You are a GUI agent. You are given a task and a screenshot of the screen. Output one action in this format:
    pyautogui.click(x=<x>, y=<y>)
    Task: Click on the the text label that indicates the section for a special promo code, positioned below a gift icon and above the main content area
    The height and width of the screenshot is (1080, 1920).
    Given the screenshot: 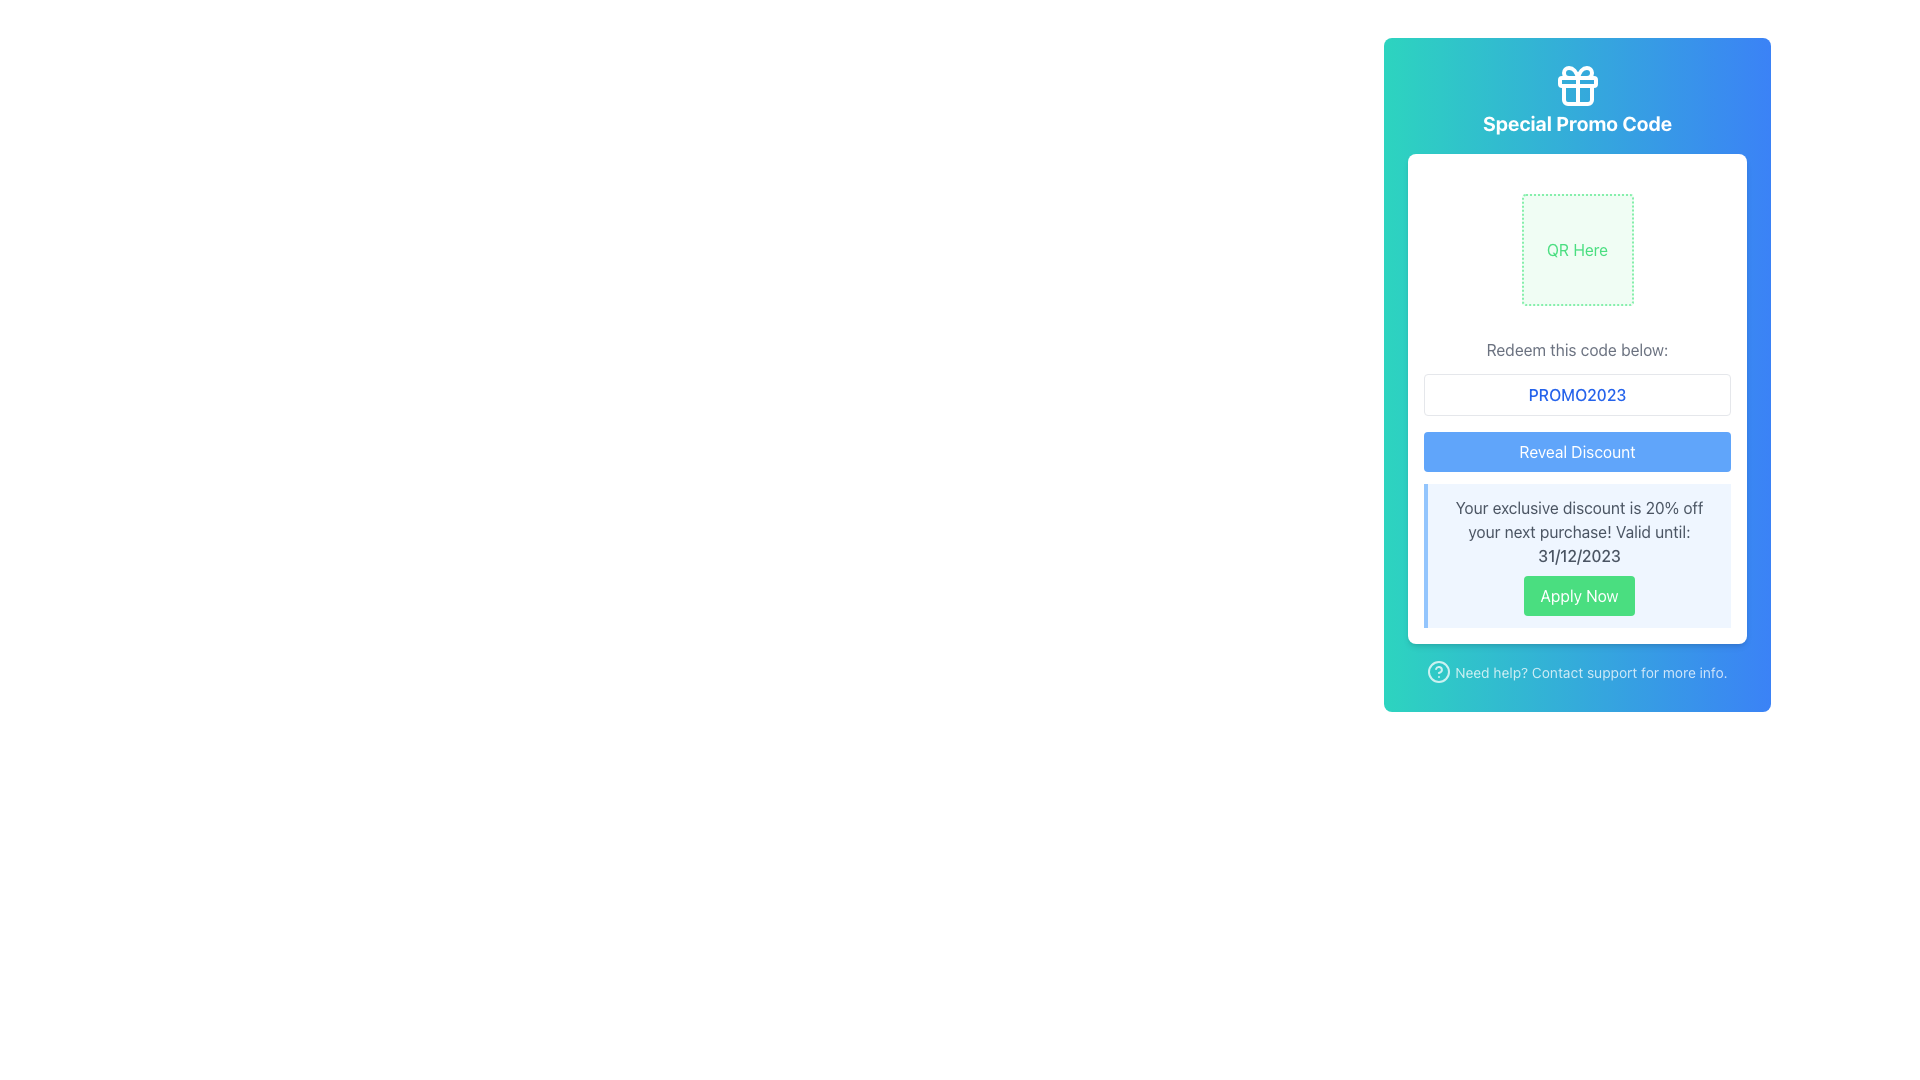 What is the action you would take?
    pyautogui.click(x=1576, y=123)
    